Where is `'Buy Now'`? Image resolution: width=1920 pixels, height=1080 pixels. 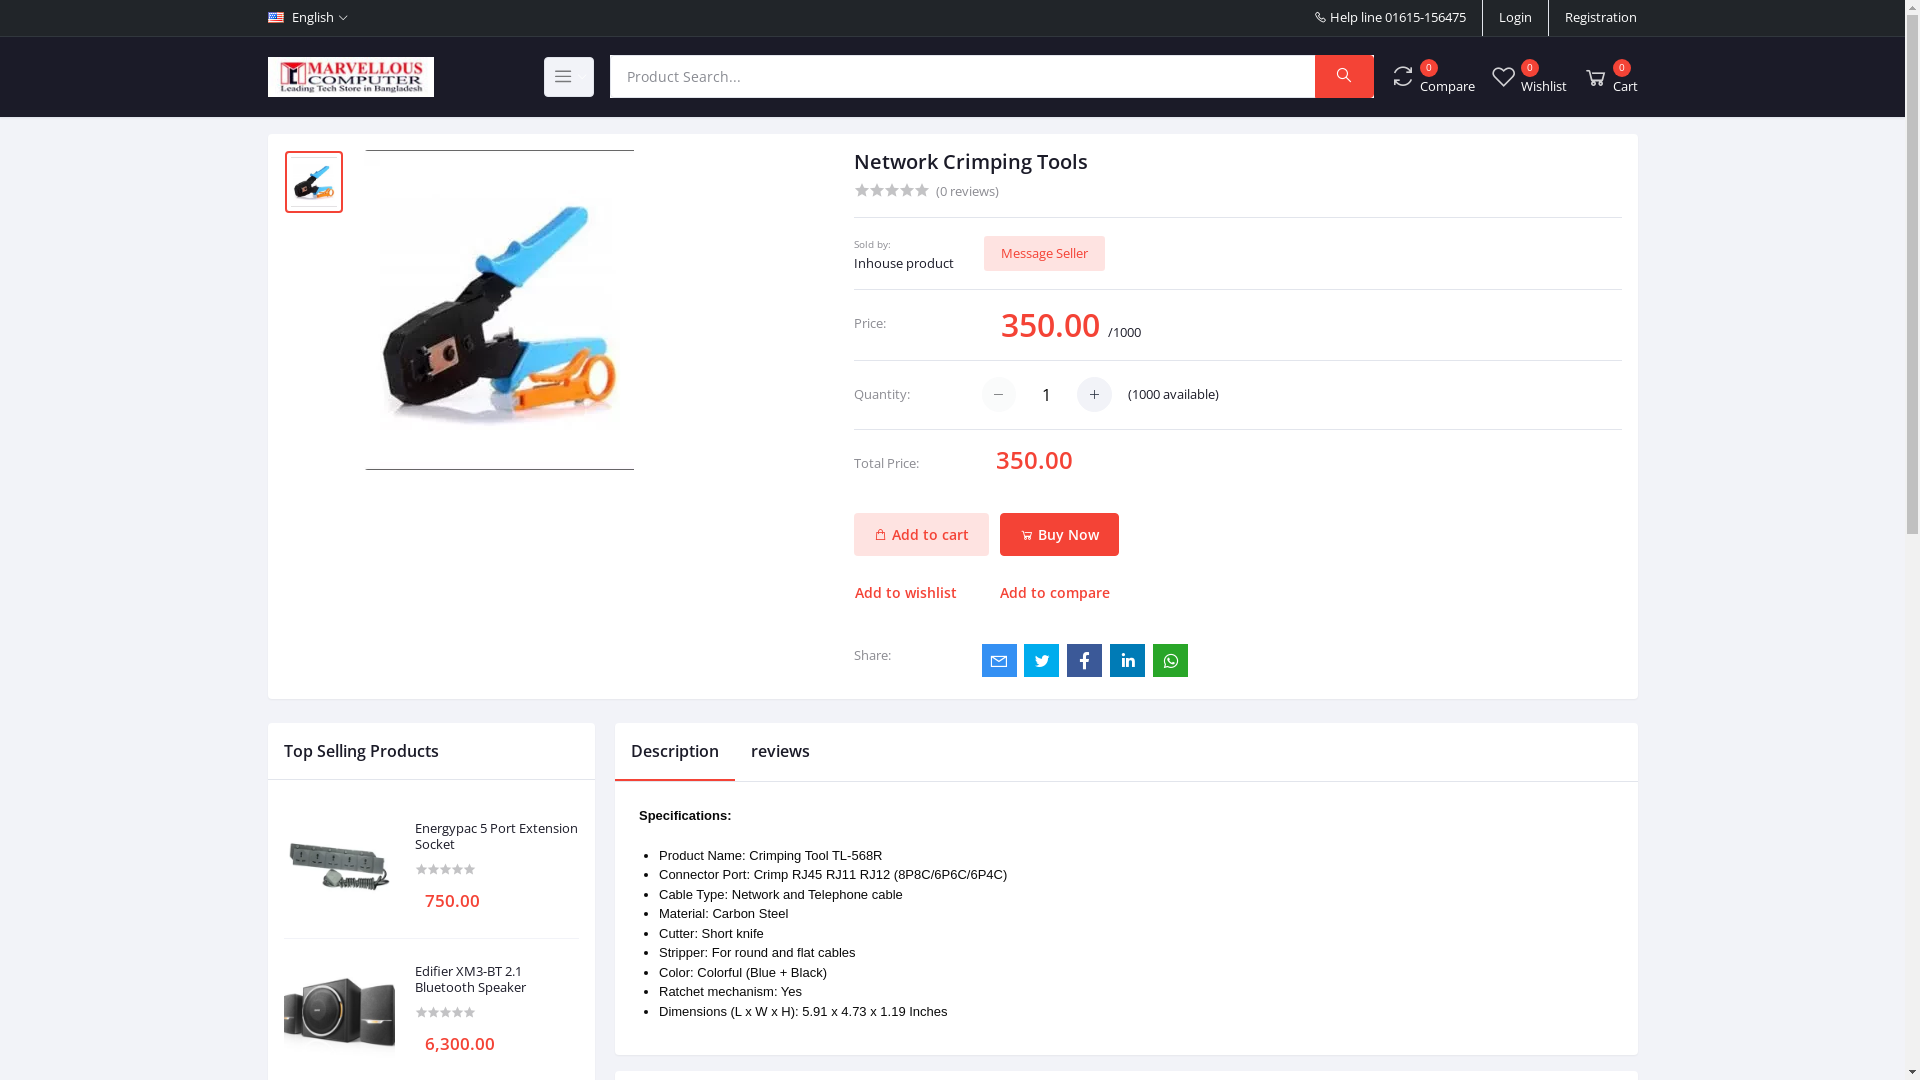 'Buy Now' is located at coordinates (999, 532).